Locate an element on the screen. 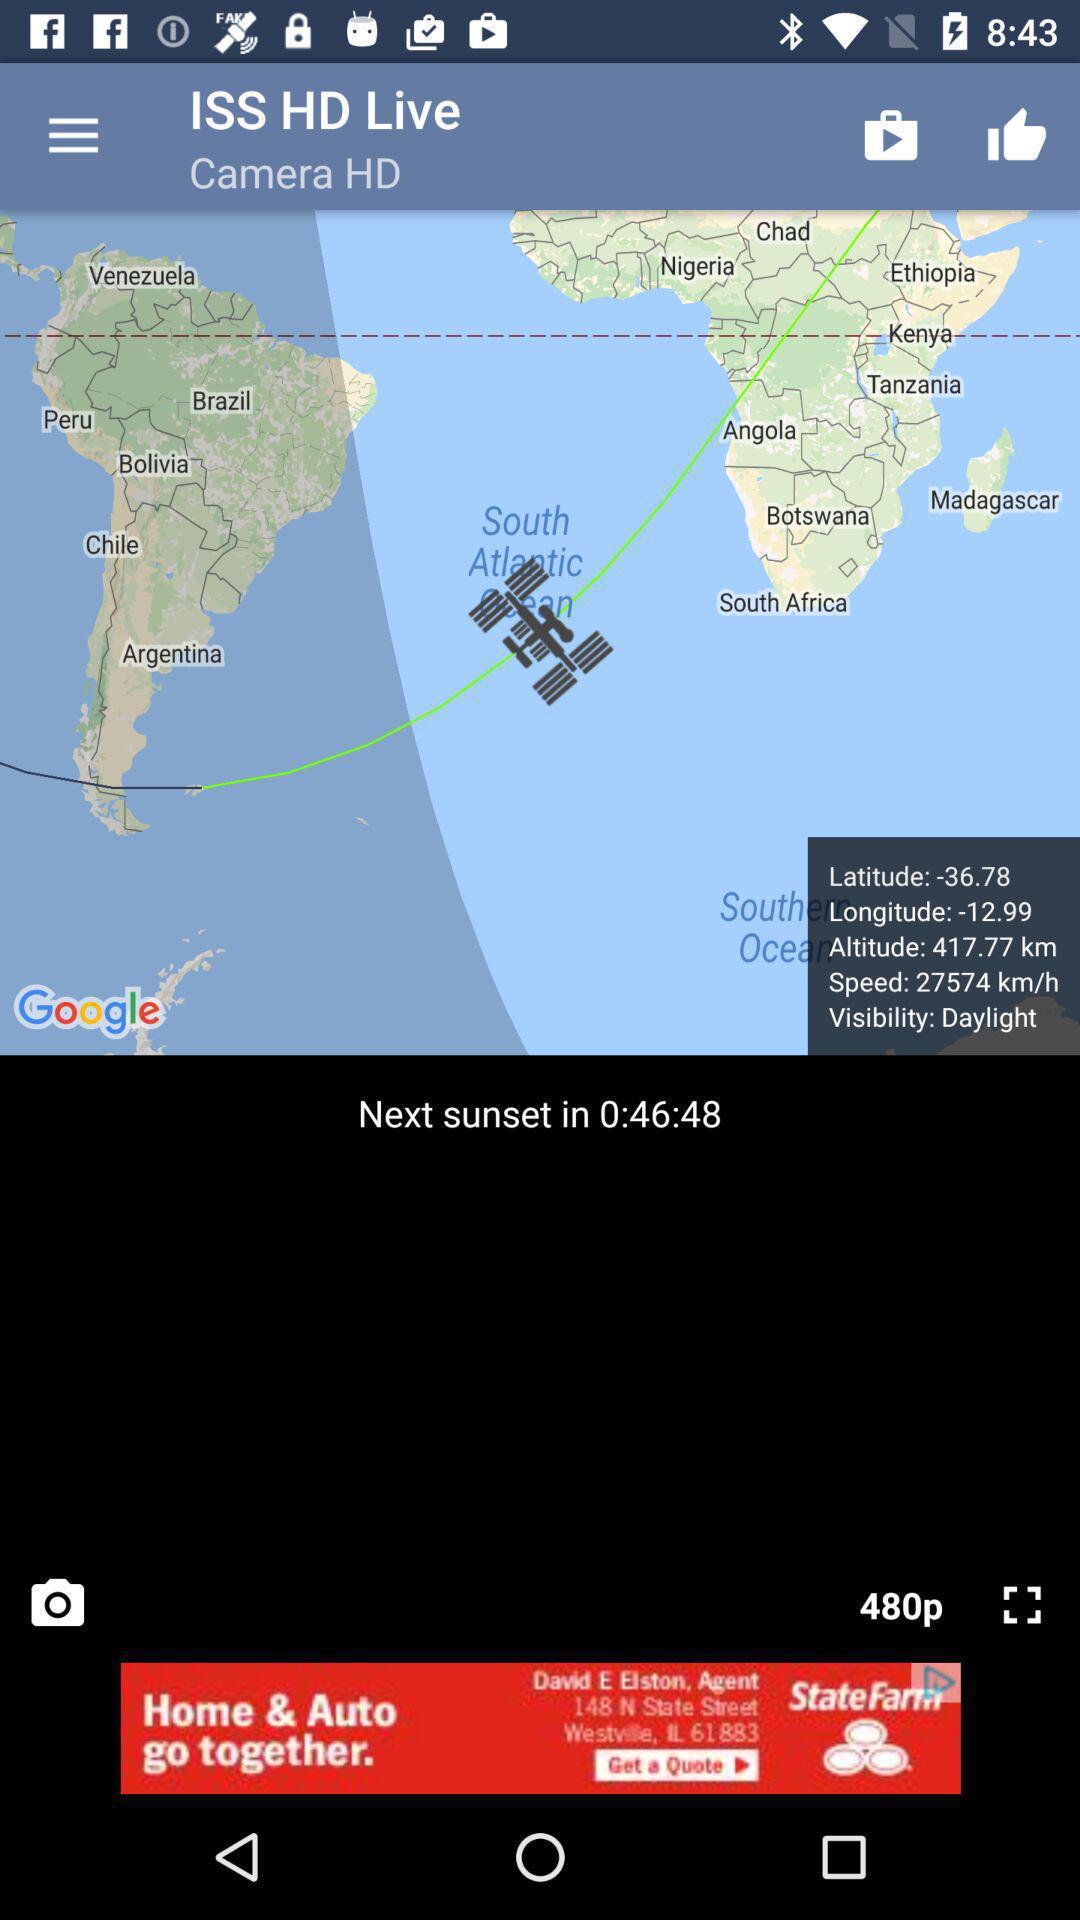 The height and width of the screenshot is (1920, 1080). camera selection is located at coordinates (56, 1604).